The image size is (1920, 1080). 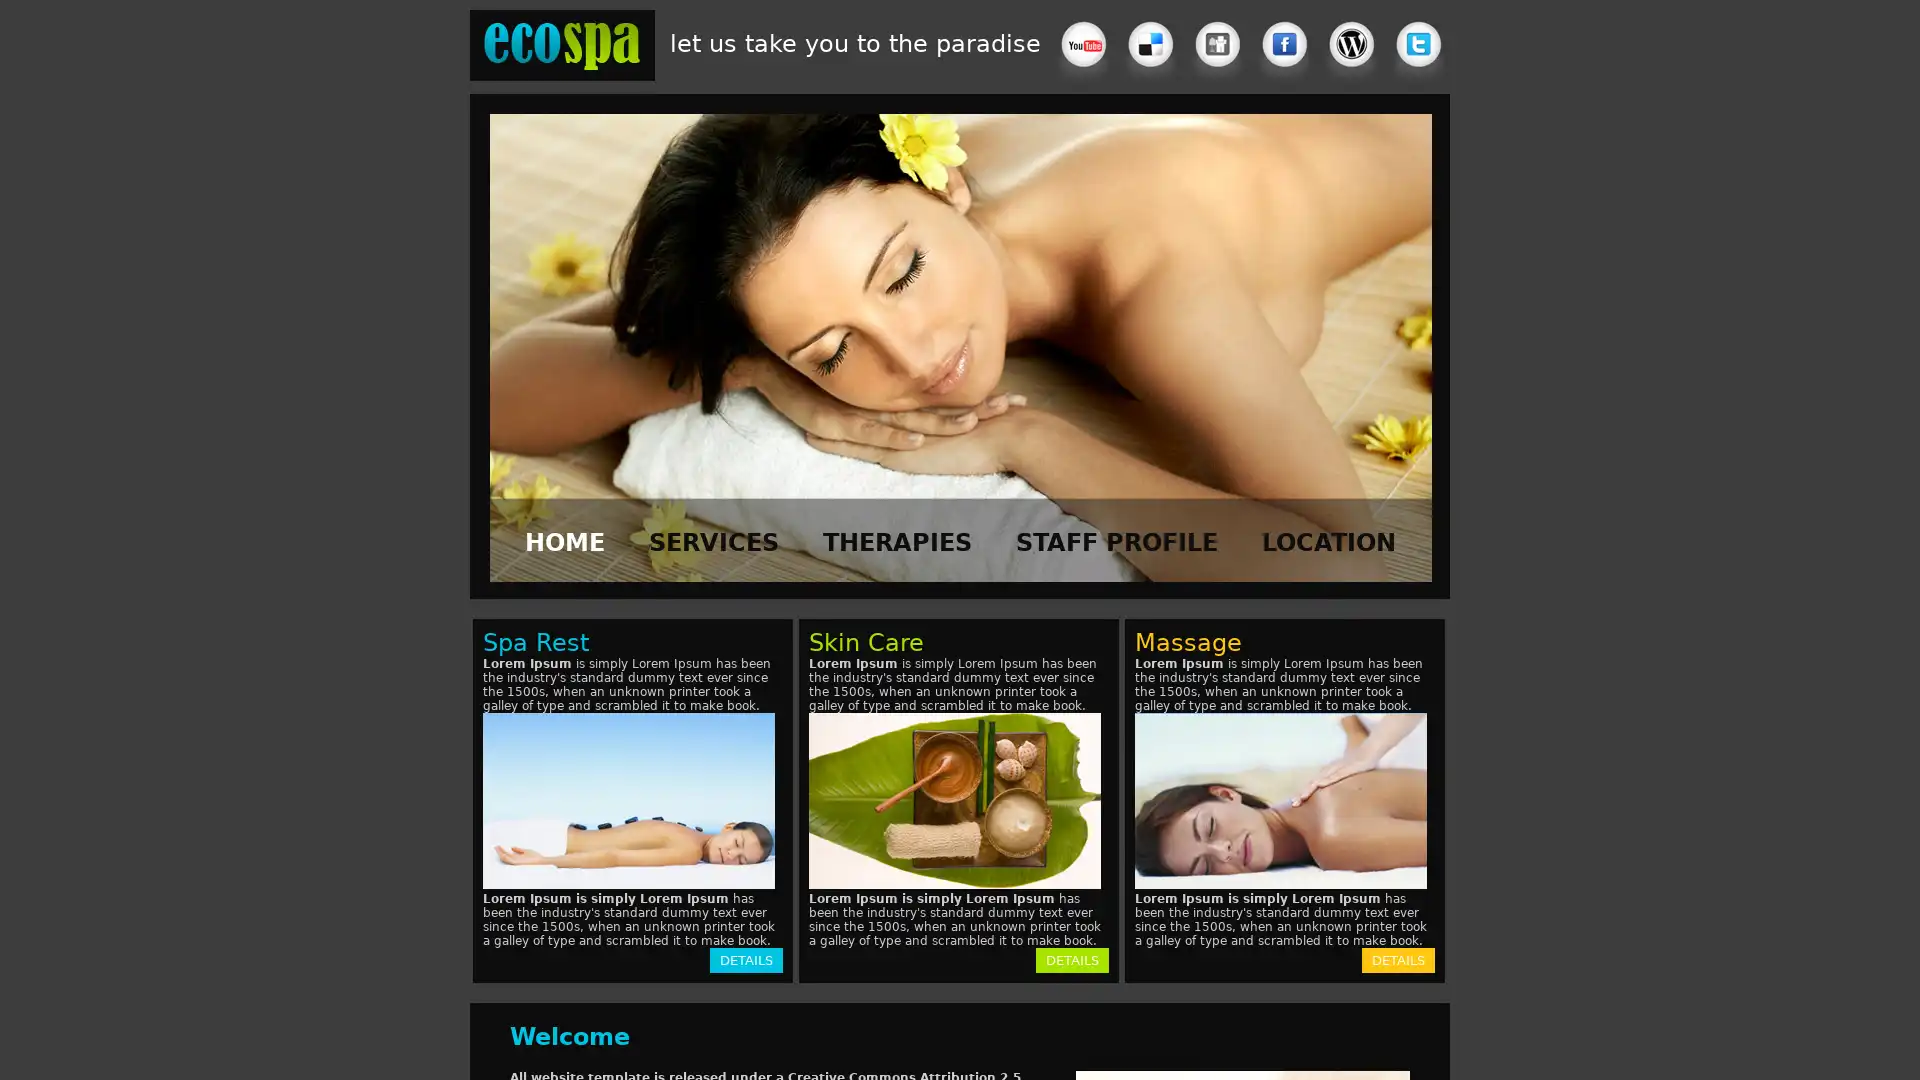 I want to click on DETAILS, so click(x=745, y=959).